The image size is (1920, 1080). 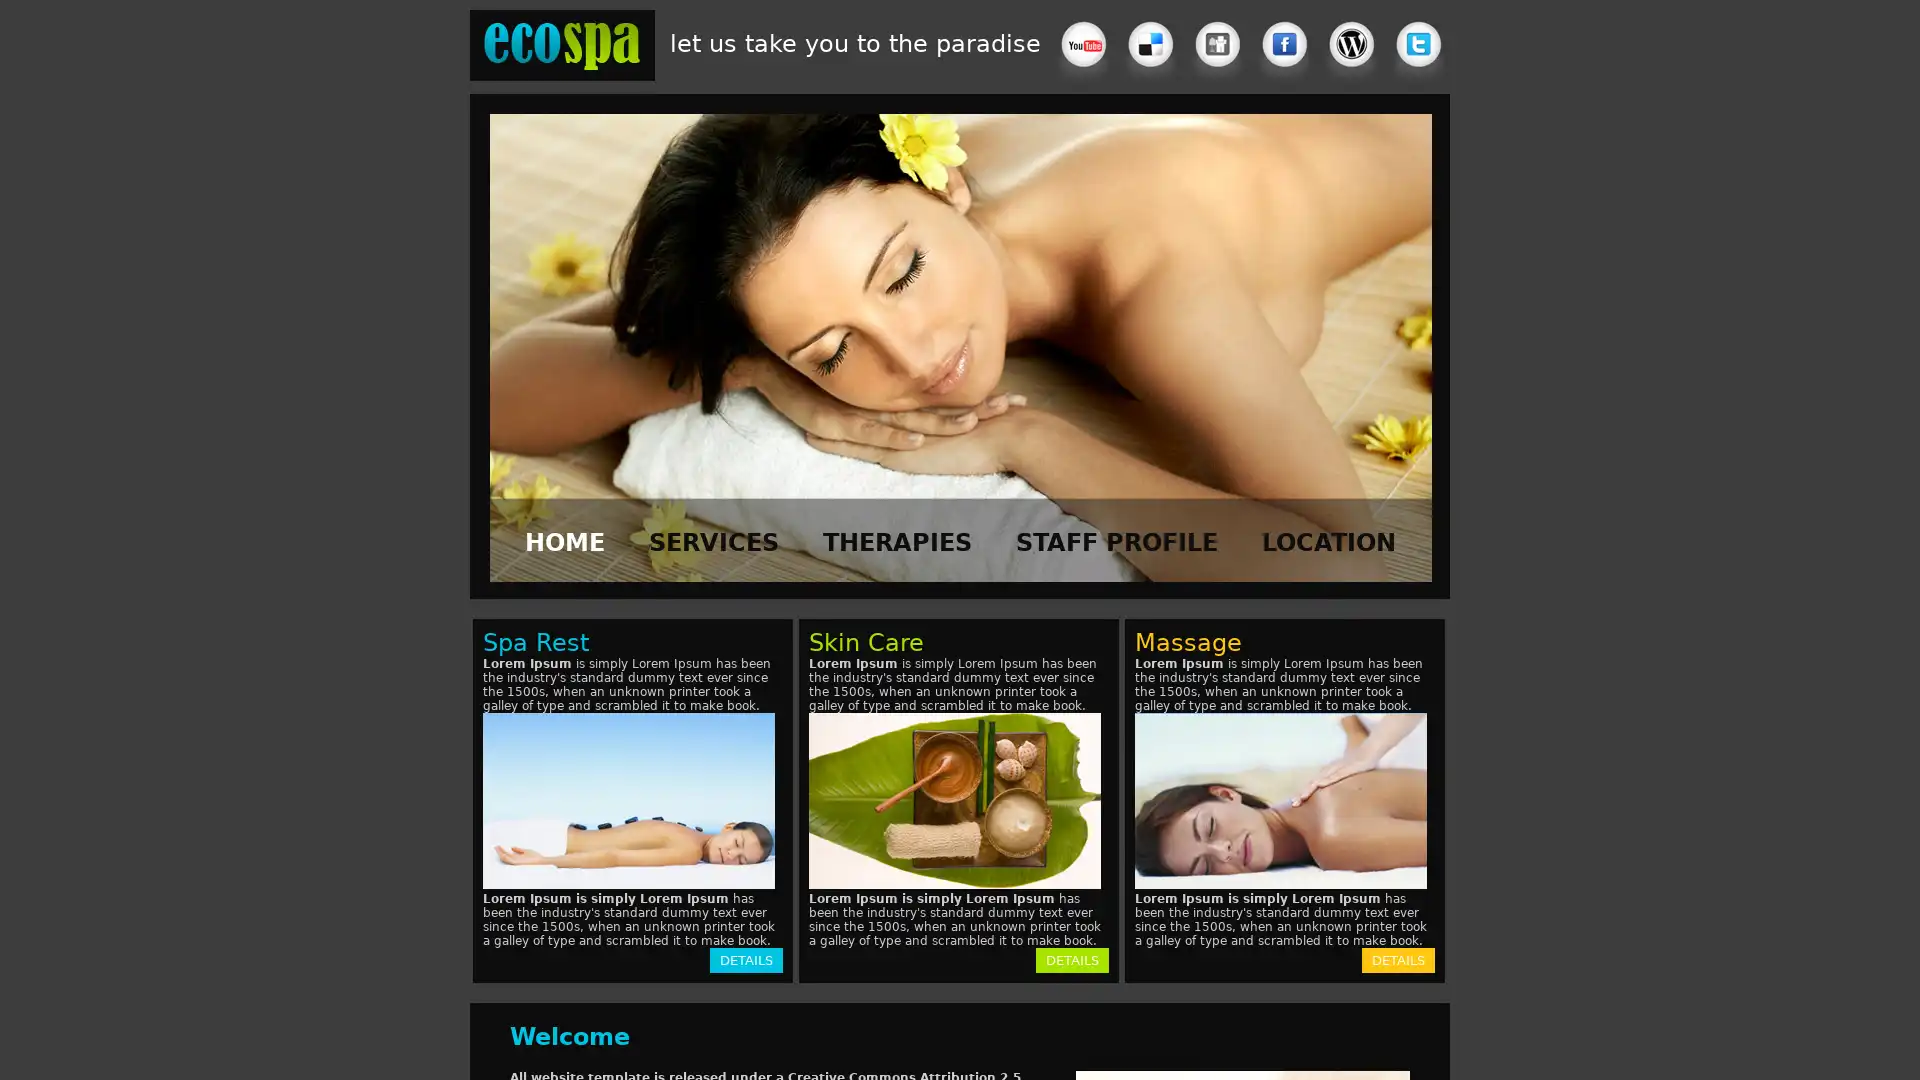 I want to click on DETAILS, so click(x=745, y=959).